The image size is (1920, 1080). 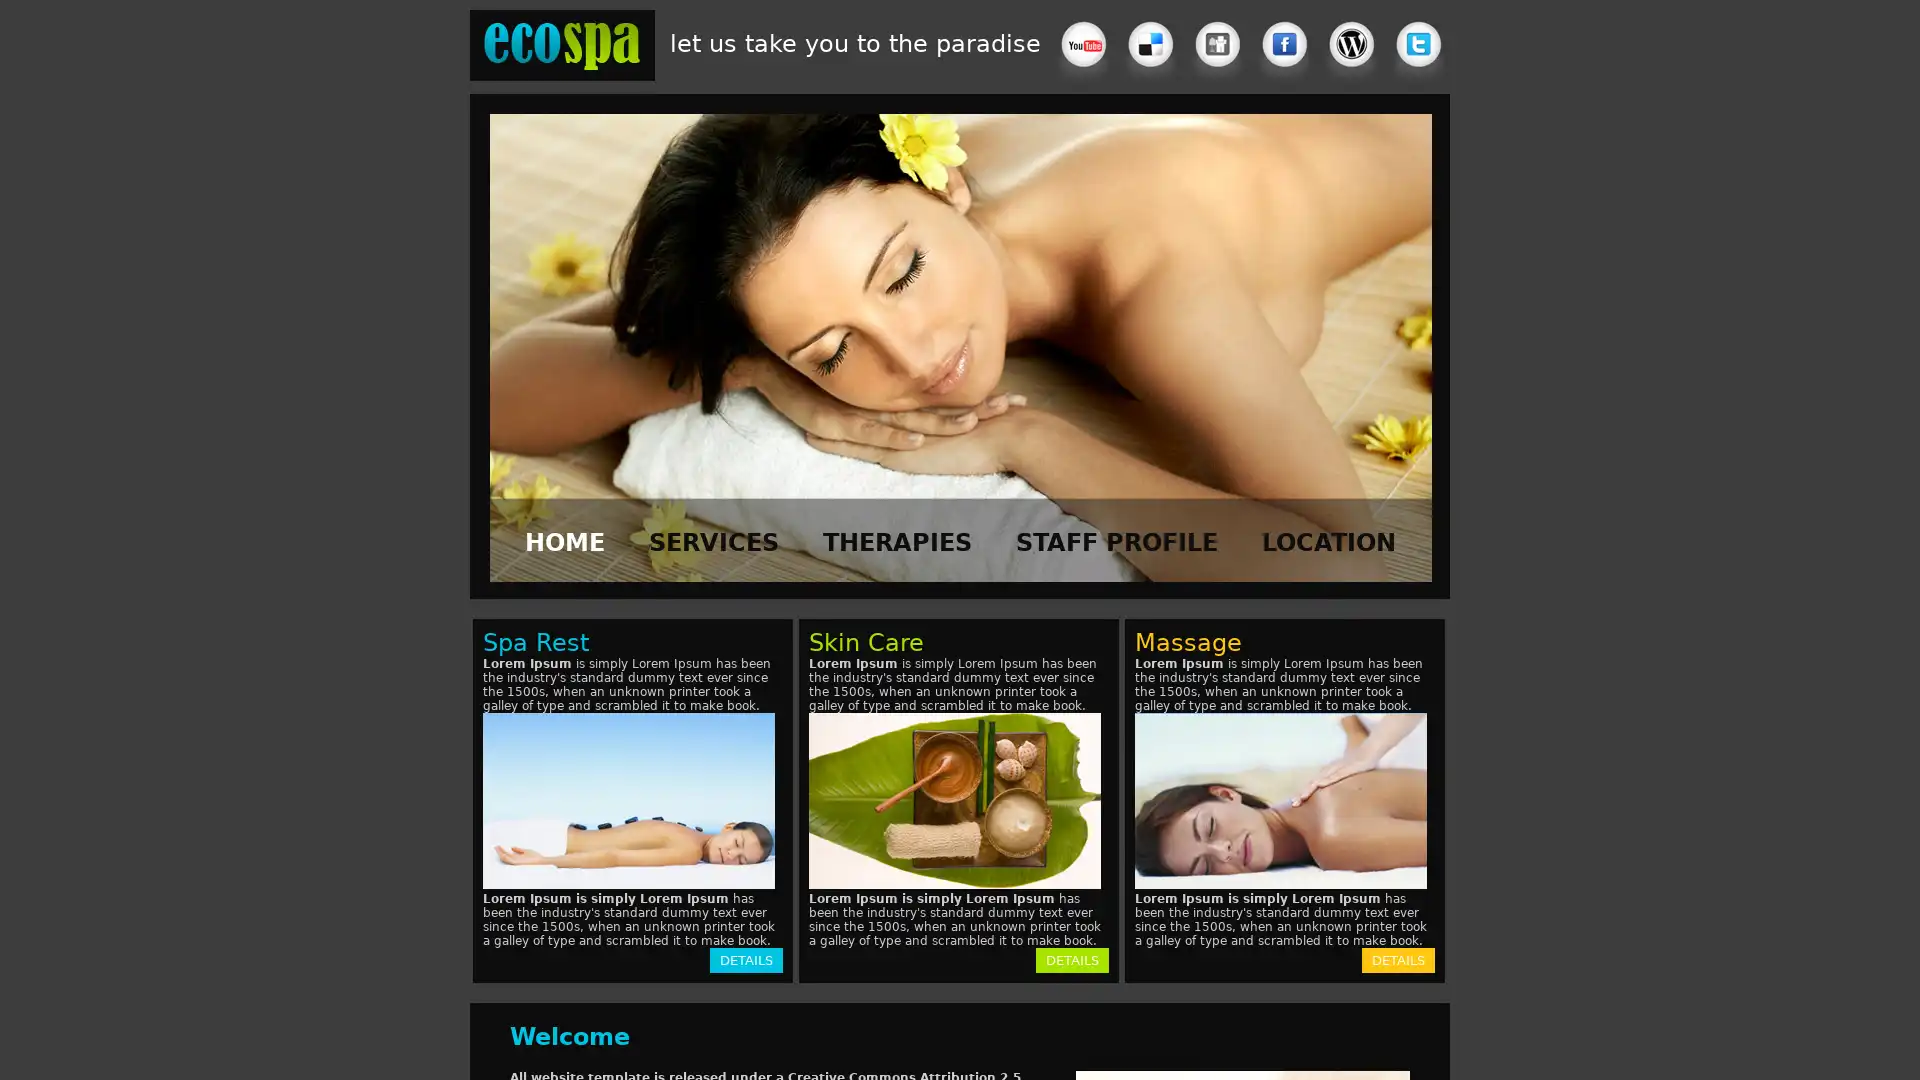 I want to click on DETAILS, so click(x=745, y=959).